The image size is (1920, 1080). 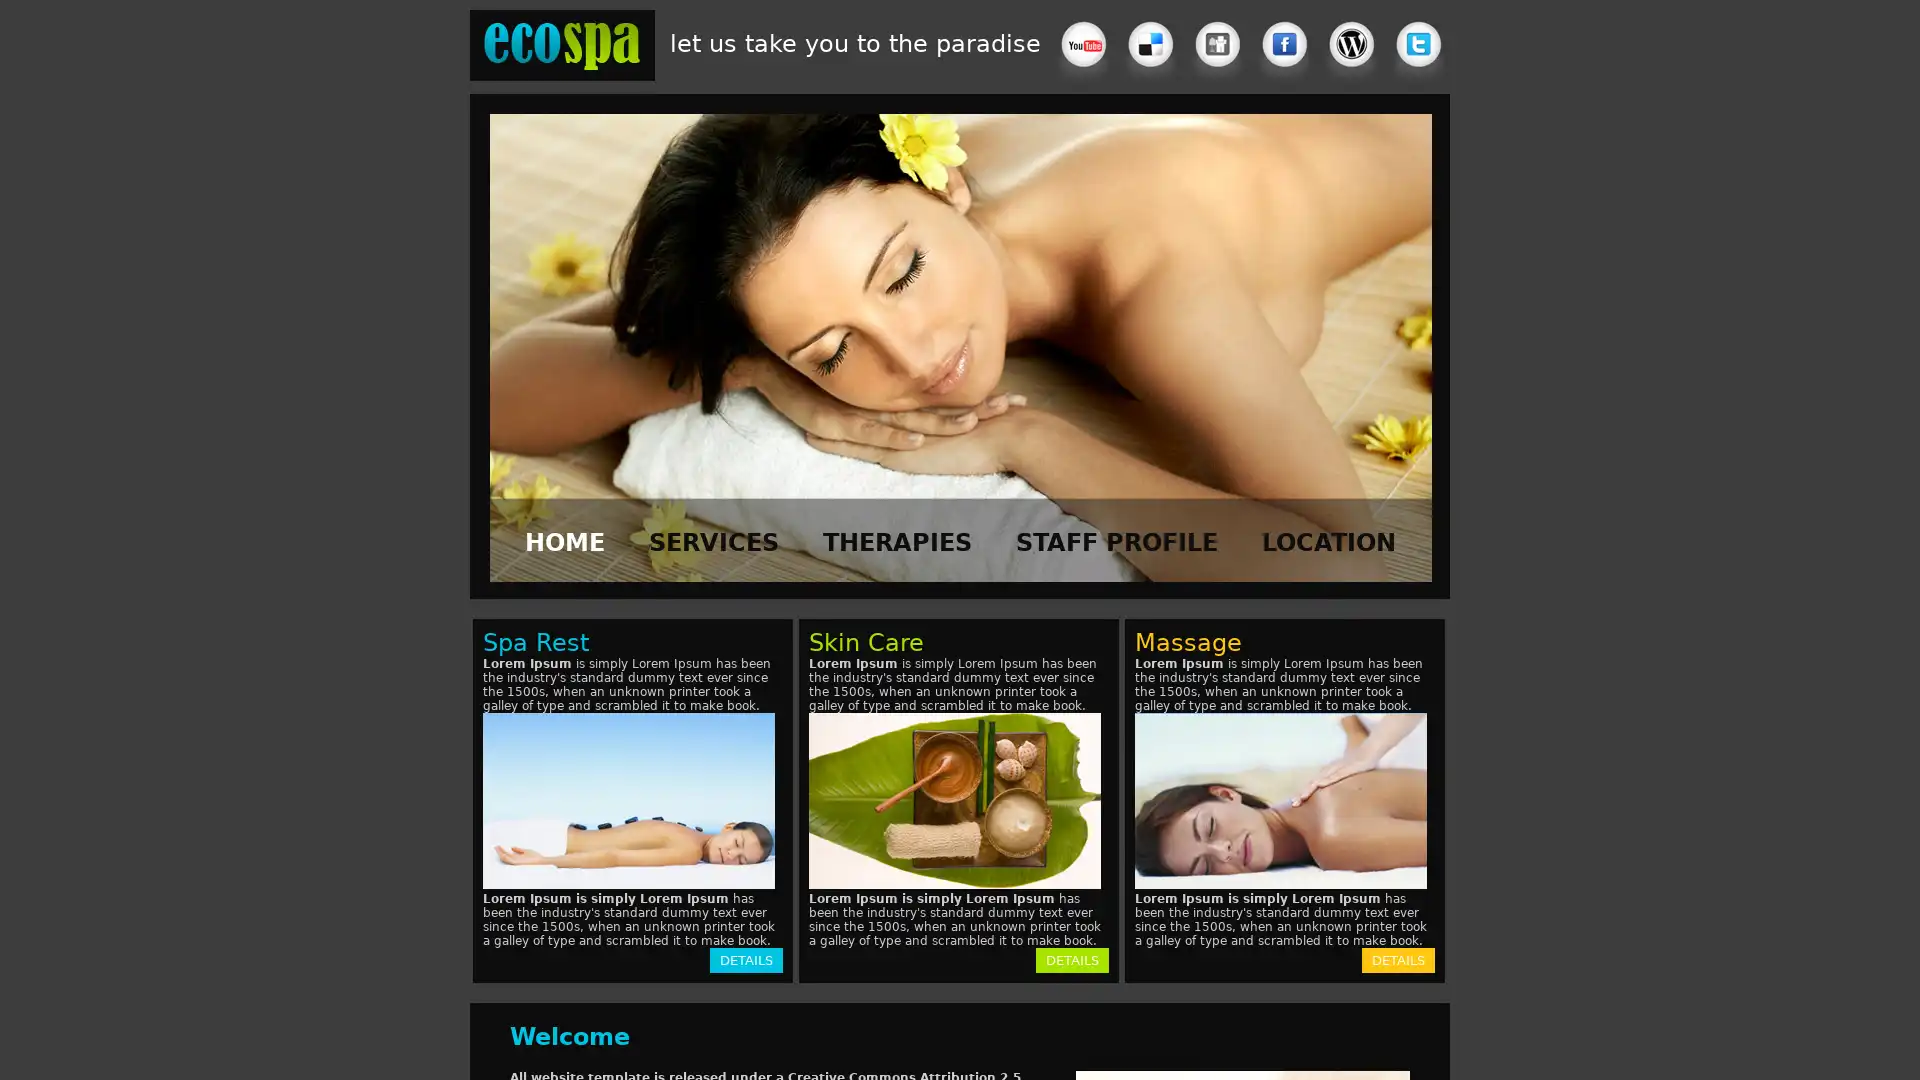 I want to click on DETAILS, so click(x=745, y=959).